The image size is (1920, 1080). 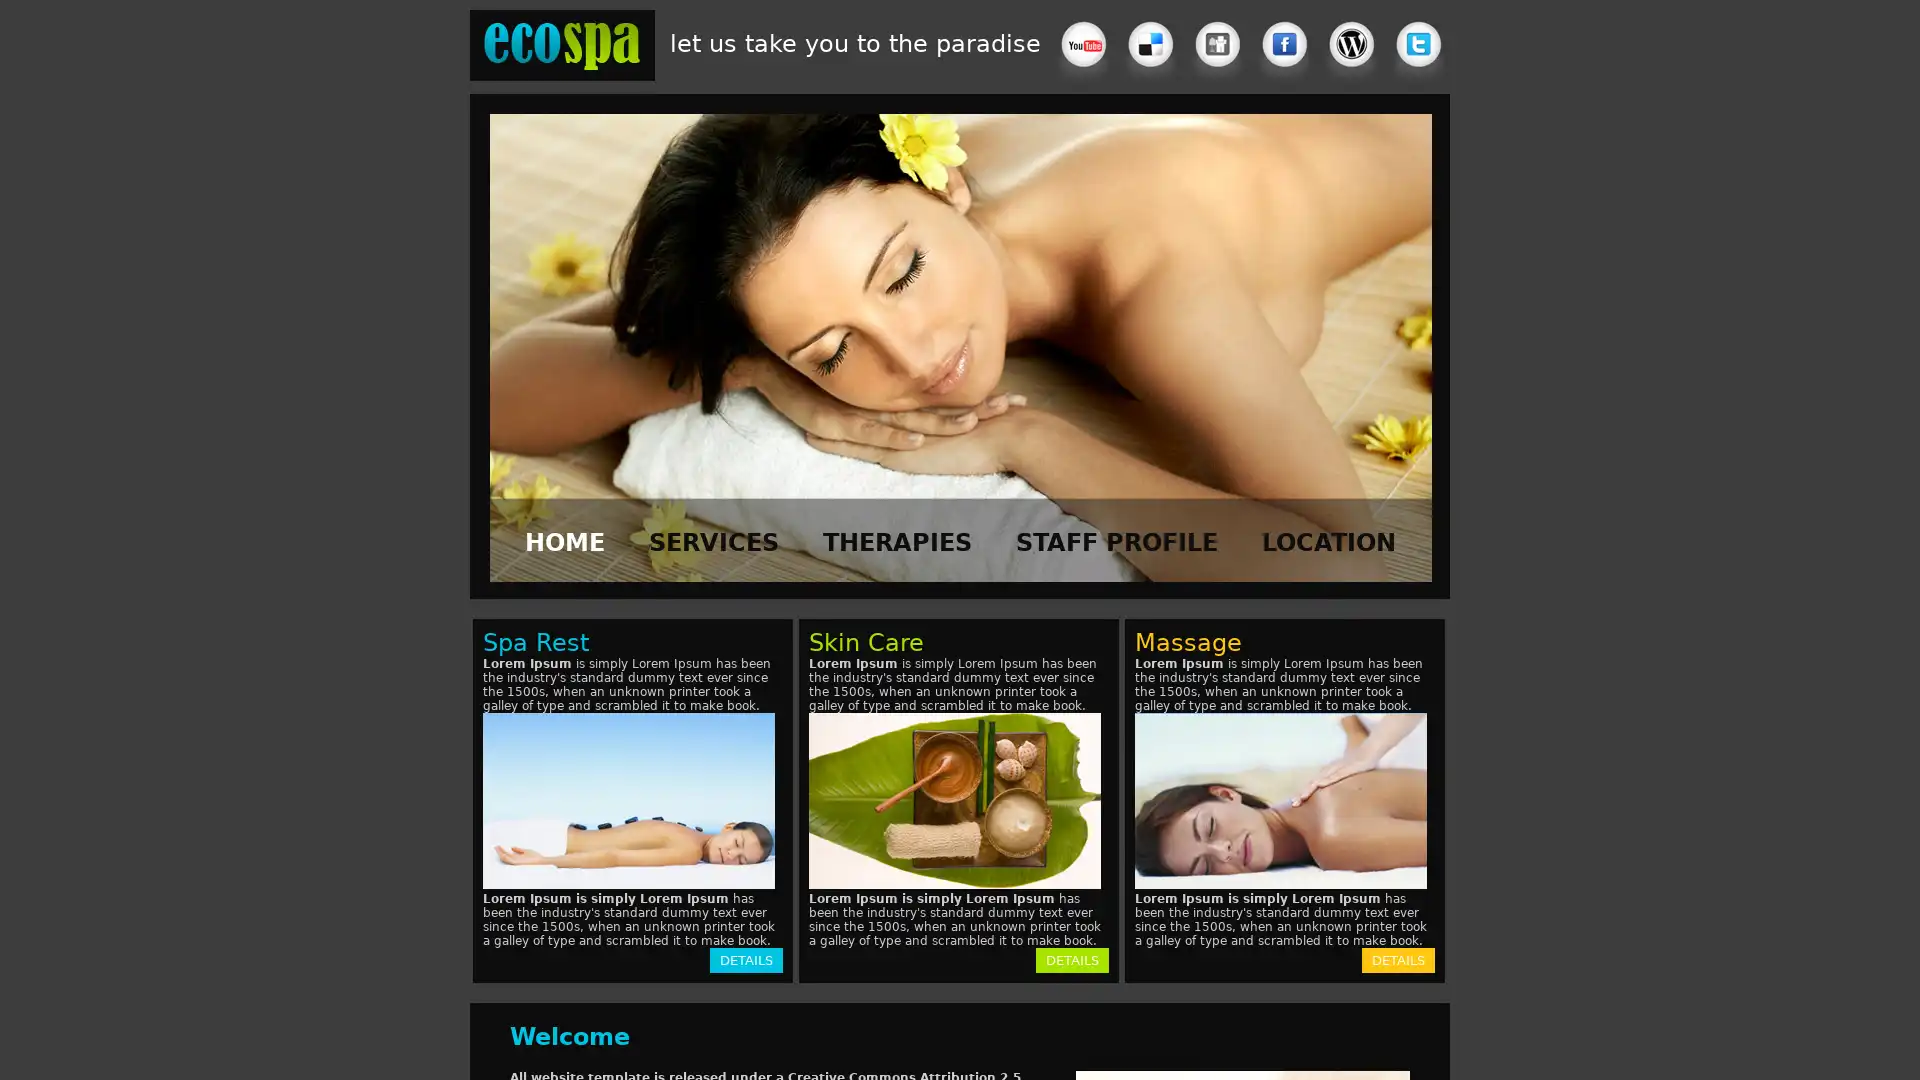 I want to click on DETAILS, so click(x=745, y=959).